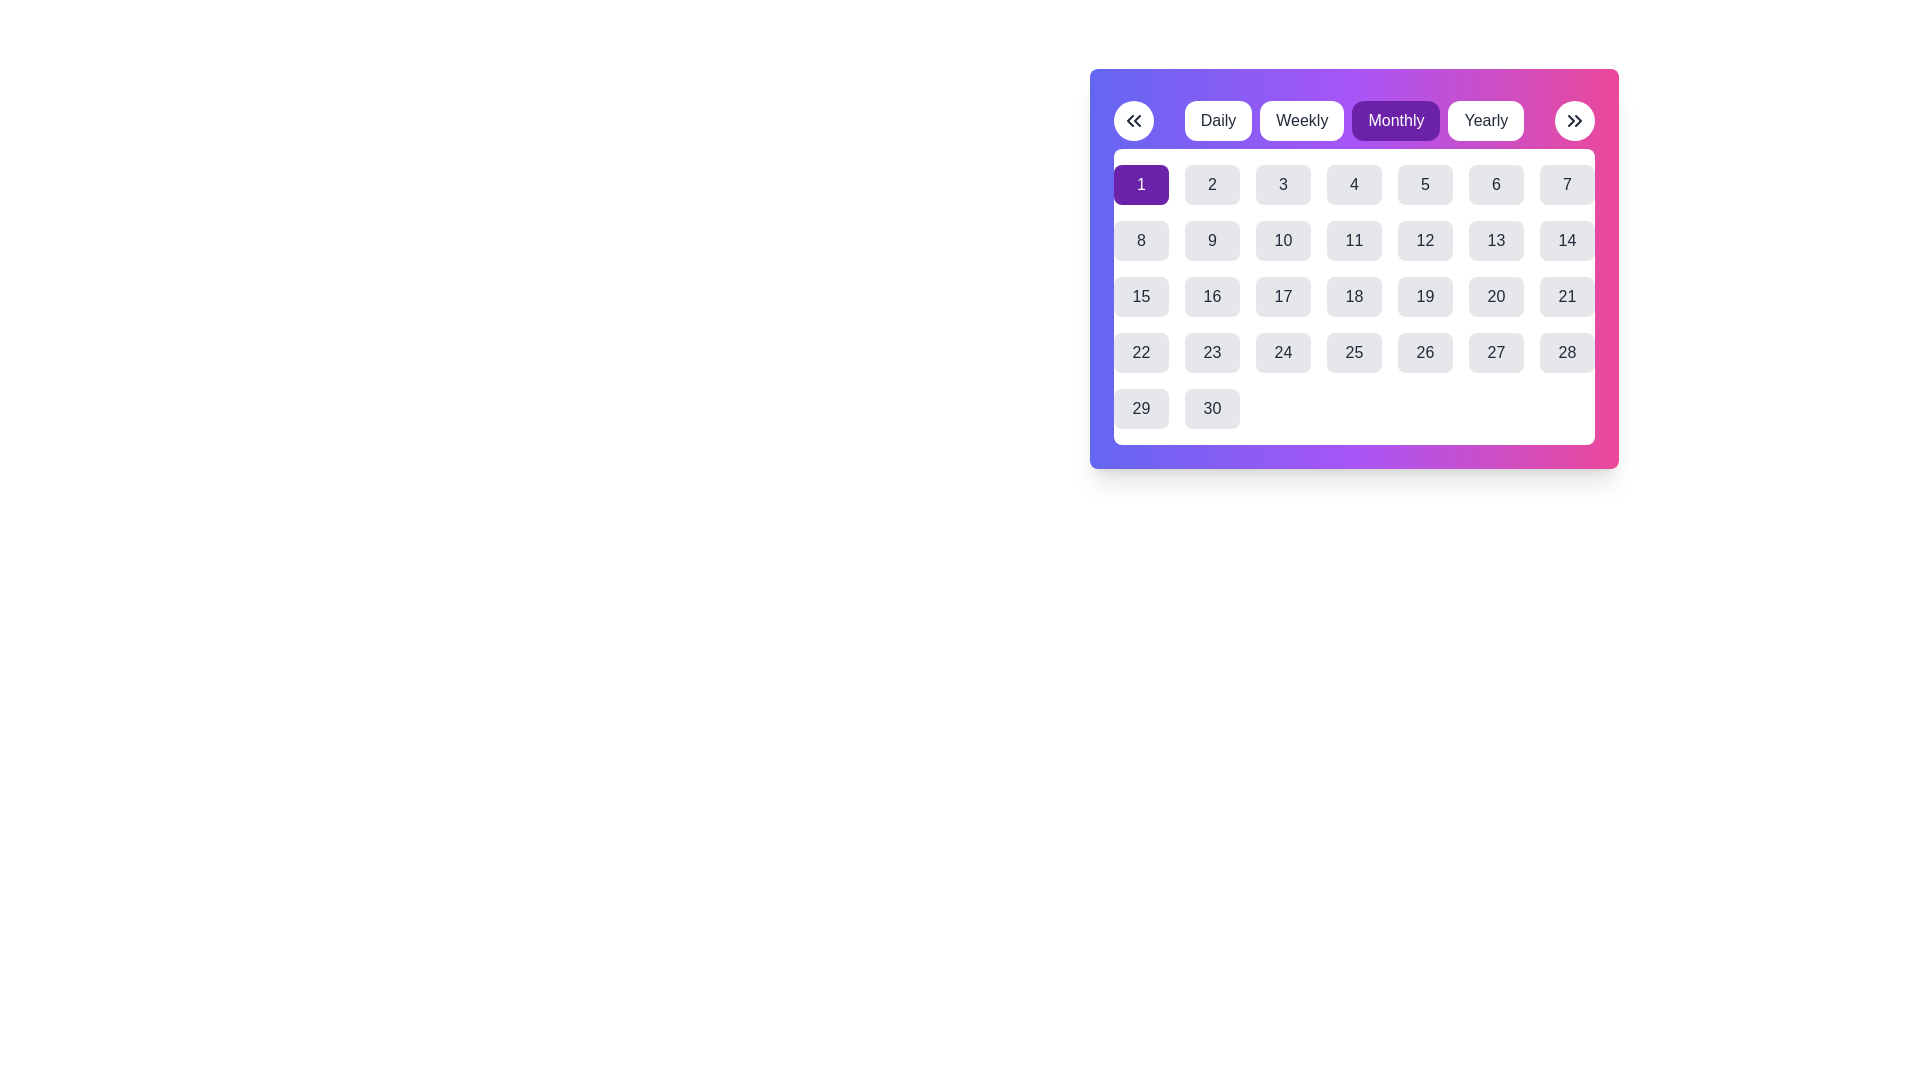  What do you see at coordinates (1211, 352) in the screenshot?
I see `the button labeled '23', which is a small rectangular button with rounded corners, located` at bounding box center [1211, 352].